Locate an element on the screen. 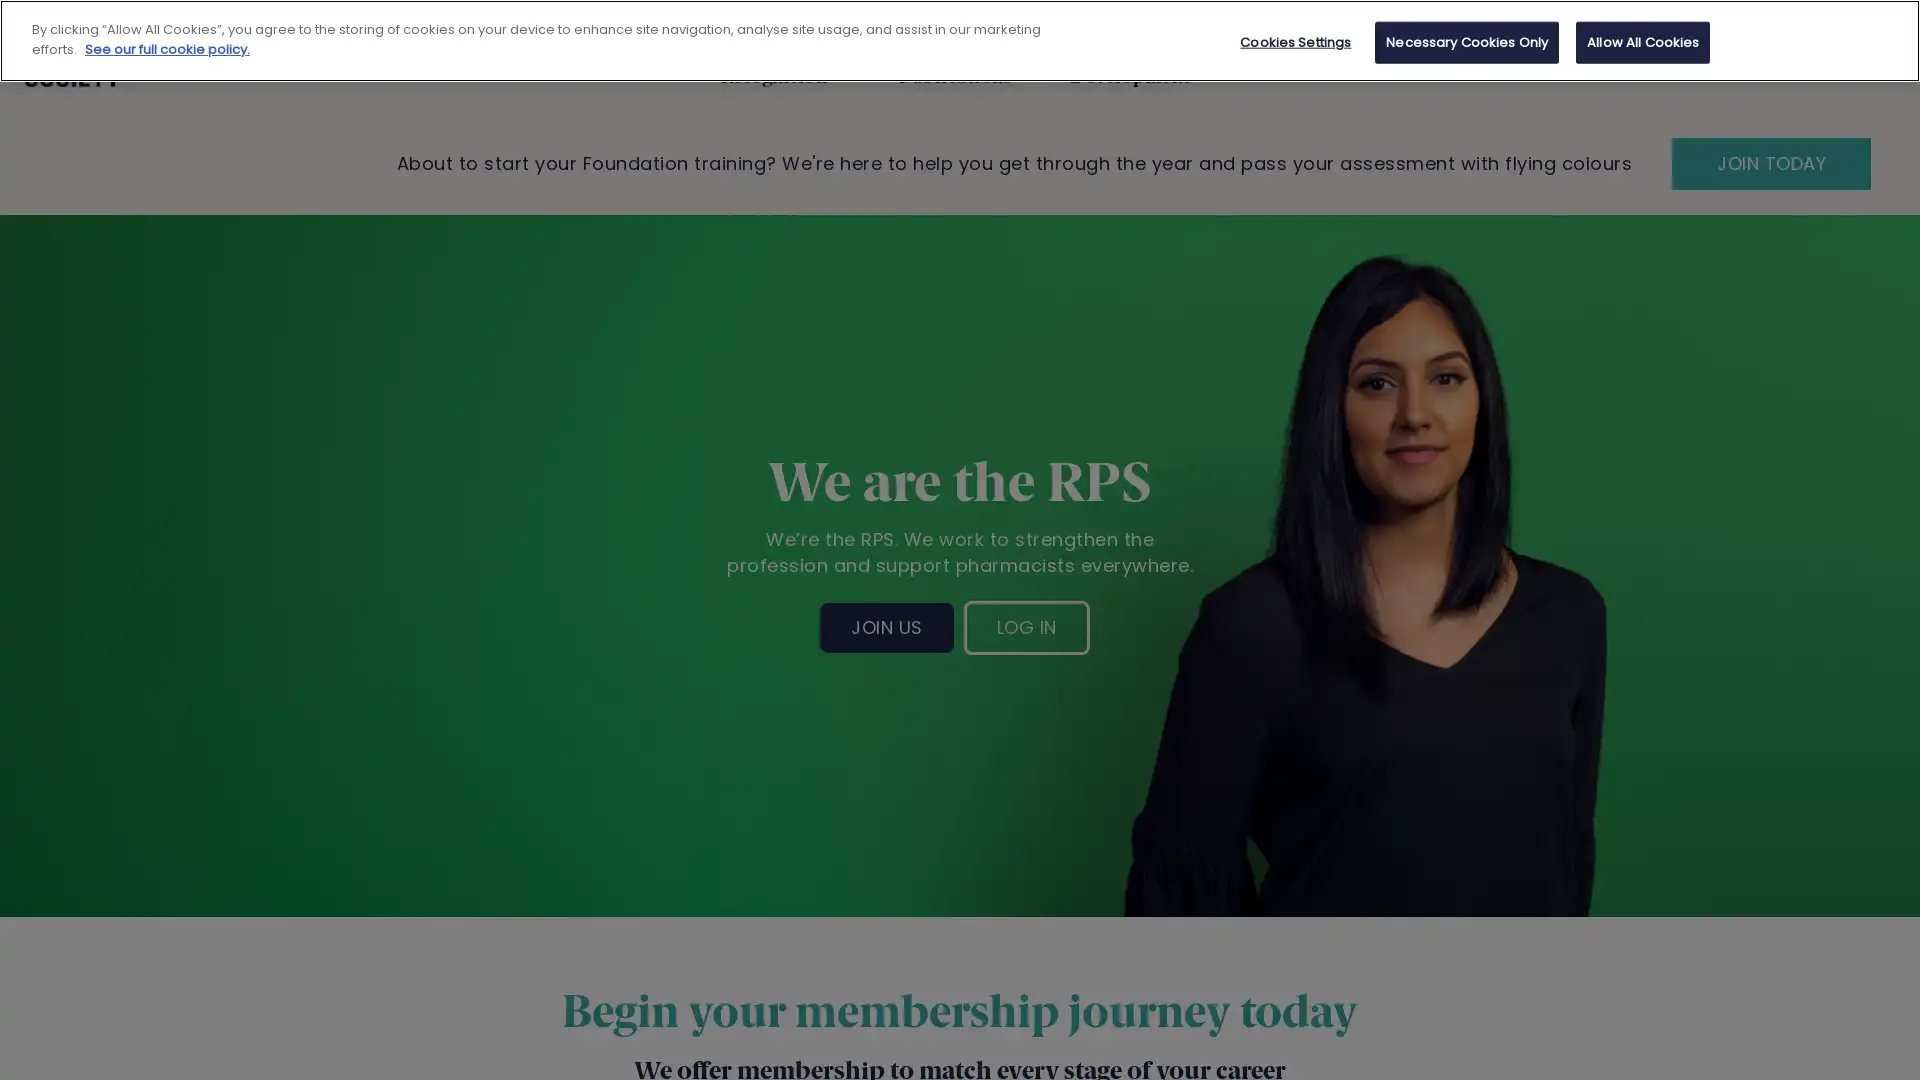 The height and width of the screenshot is (1080, 1920). Cookies Settings is located at coordinates (1295, 42).